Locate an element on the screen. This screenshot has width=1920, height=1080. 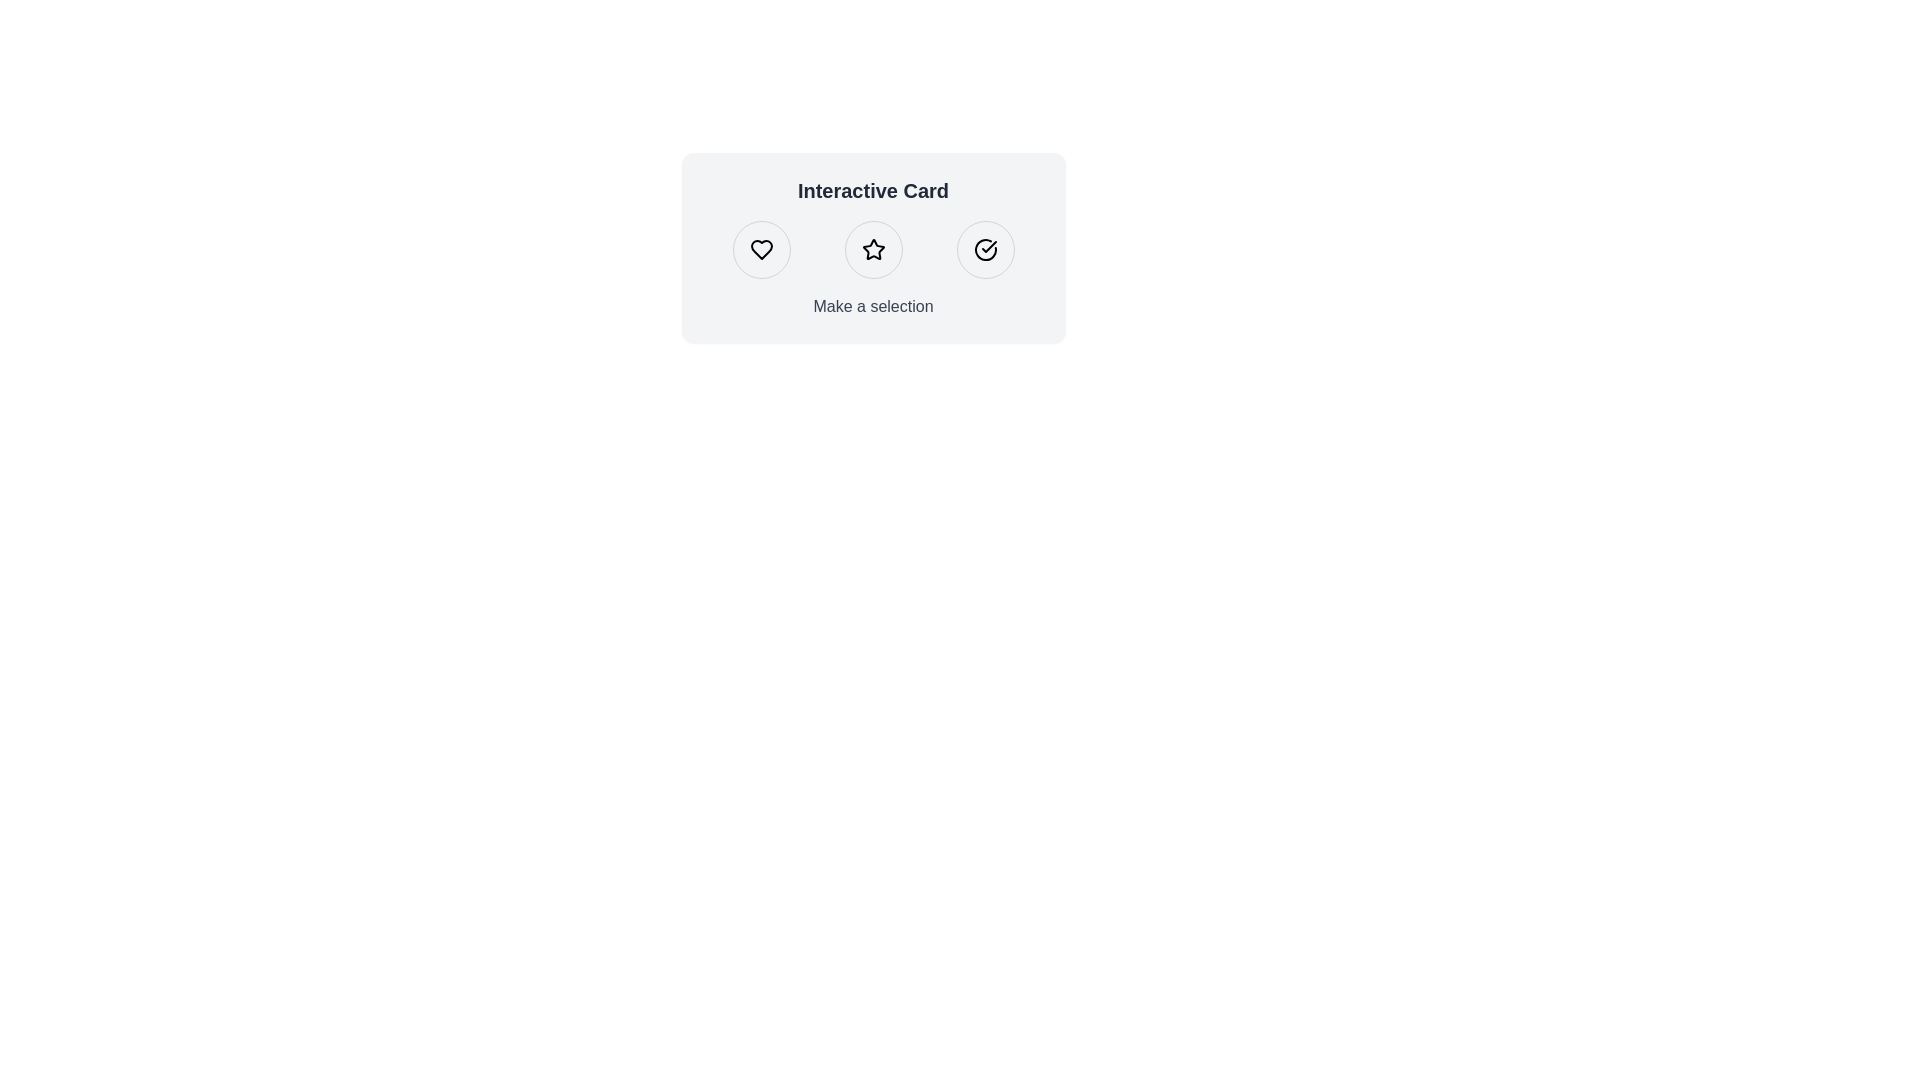
the heart-shaped icon, which is the leftmost button in a row of three circular icons within the 'Interactive Card' component is located at coordinates (760, 249).